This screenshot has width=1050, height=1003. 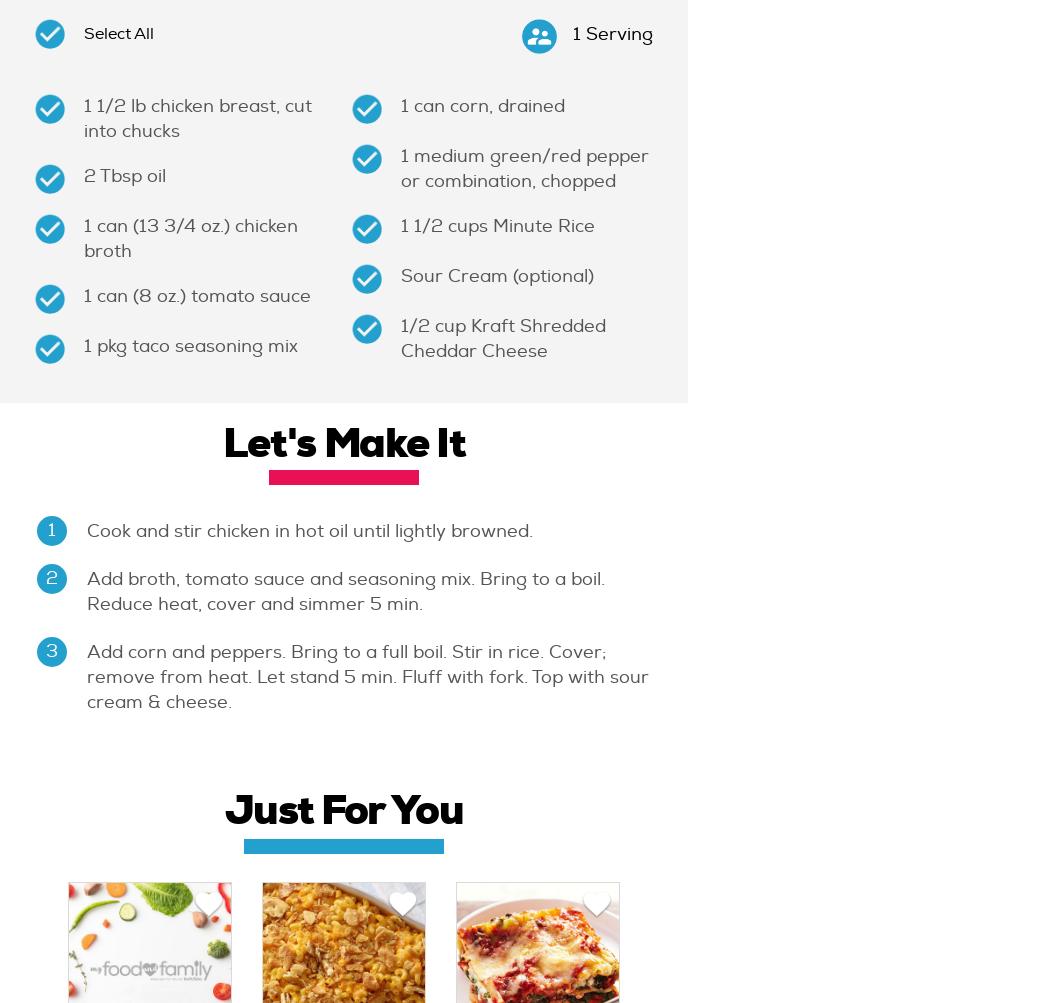 What do you see at coordinates (130, 345) in the screenshot?
I see `'taco seasoning mix'` at bounding box center [130, 345].